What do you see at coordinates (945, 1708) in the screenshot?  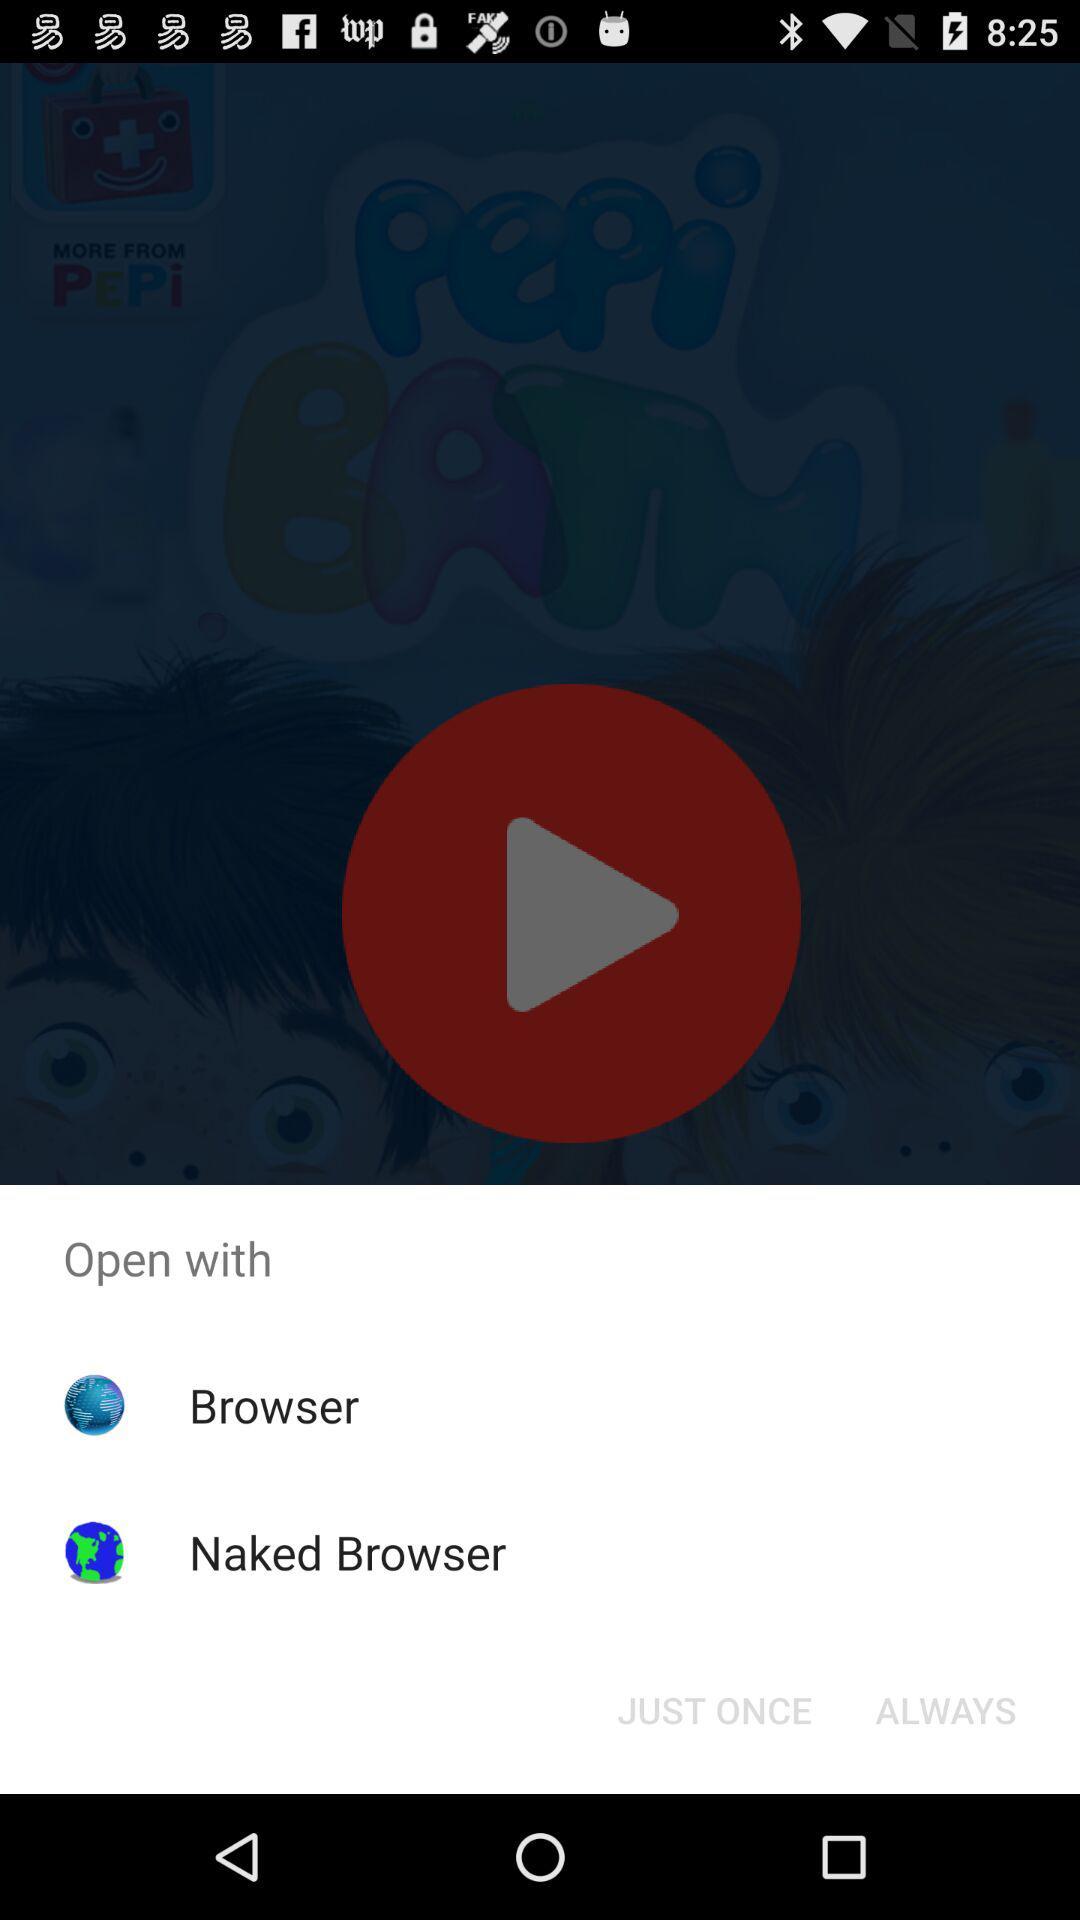 I see `the button at the bottom right corner` at bounding box center [945, 1708].